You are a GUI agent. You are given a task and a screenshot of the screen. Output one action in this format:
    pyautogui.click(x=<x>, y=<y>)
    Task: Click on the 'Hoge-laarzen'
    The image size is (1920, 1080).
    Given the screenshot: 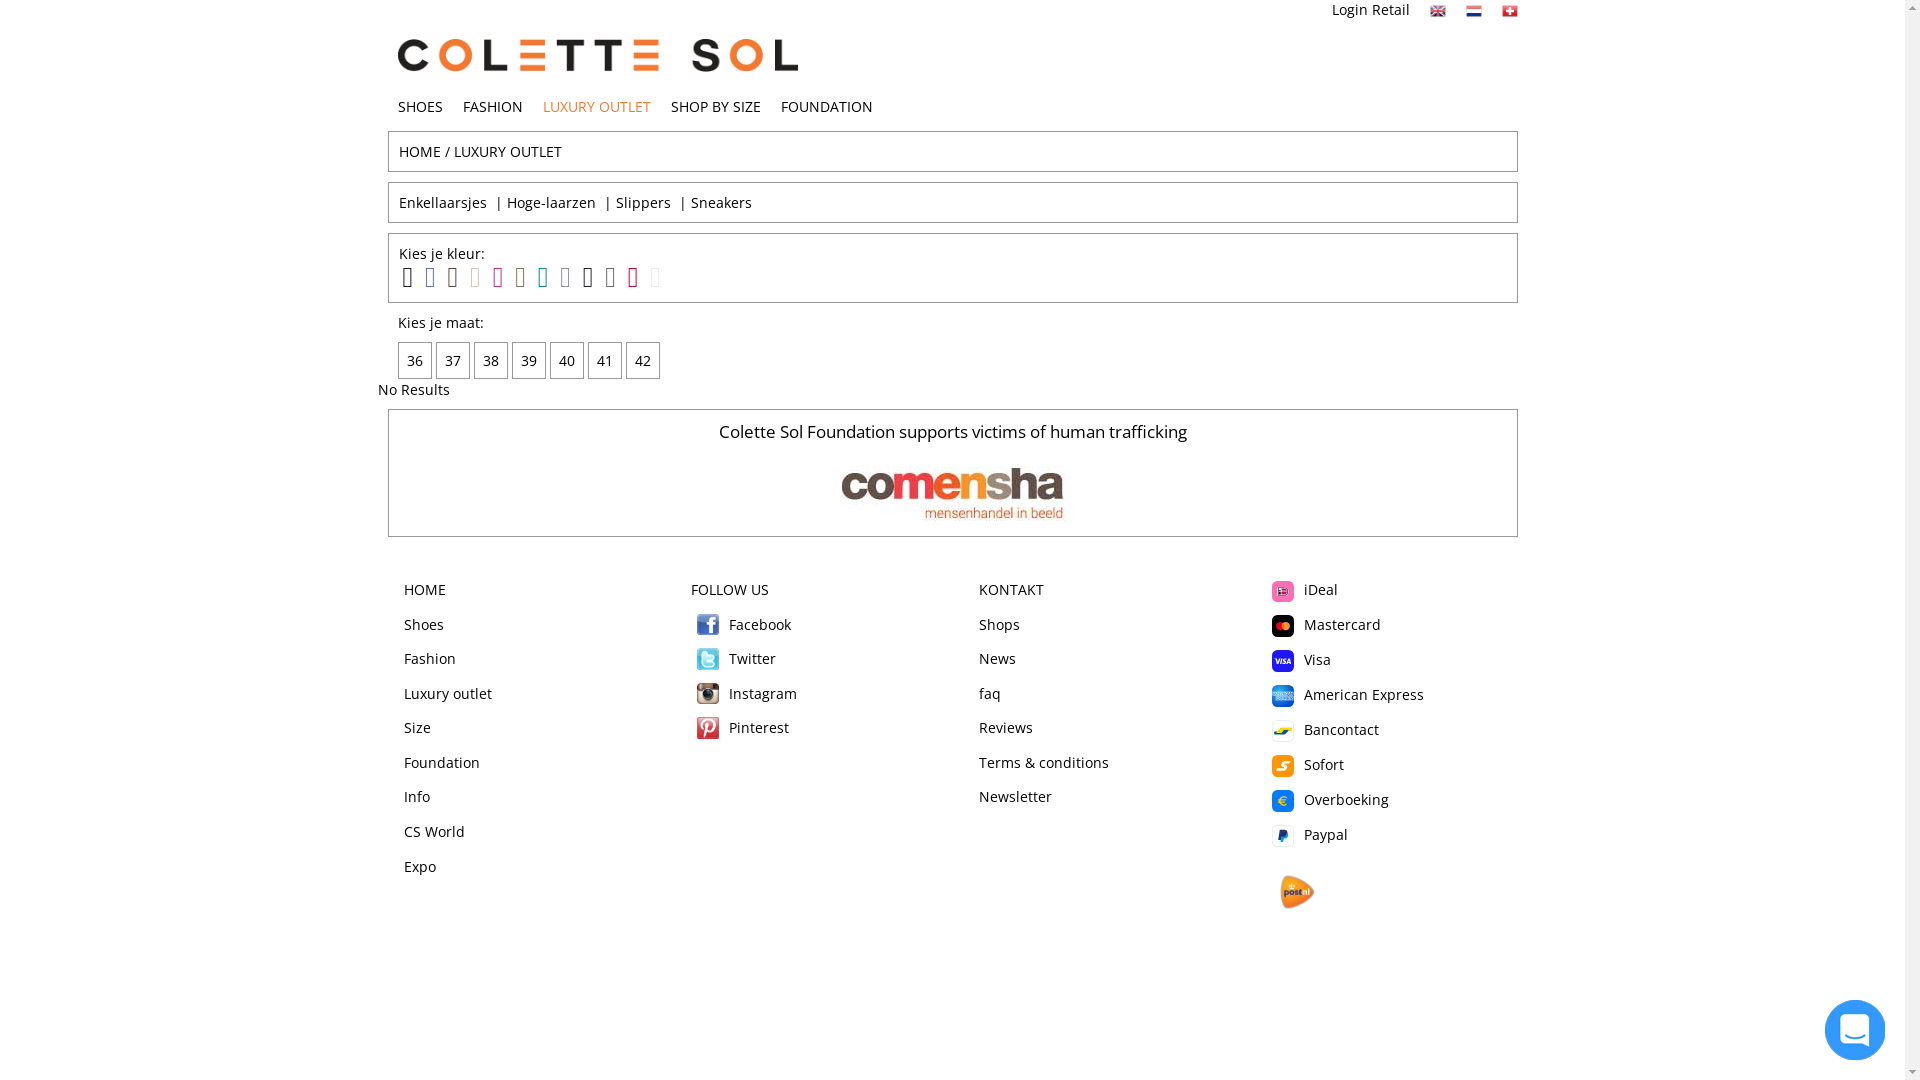 What is the action you would take?
    pyautogui.click(x=550, y=202)
    